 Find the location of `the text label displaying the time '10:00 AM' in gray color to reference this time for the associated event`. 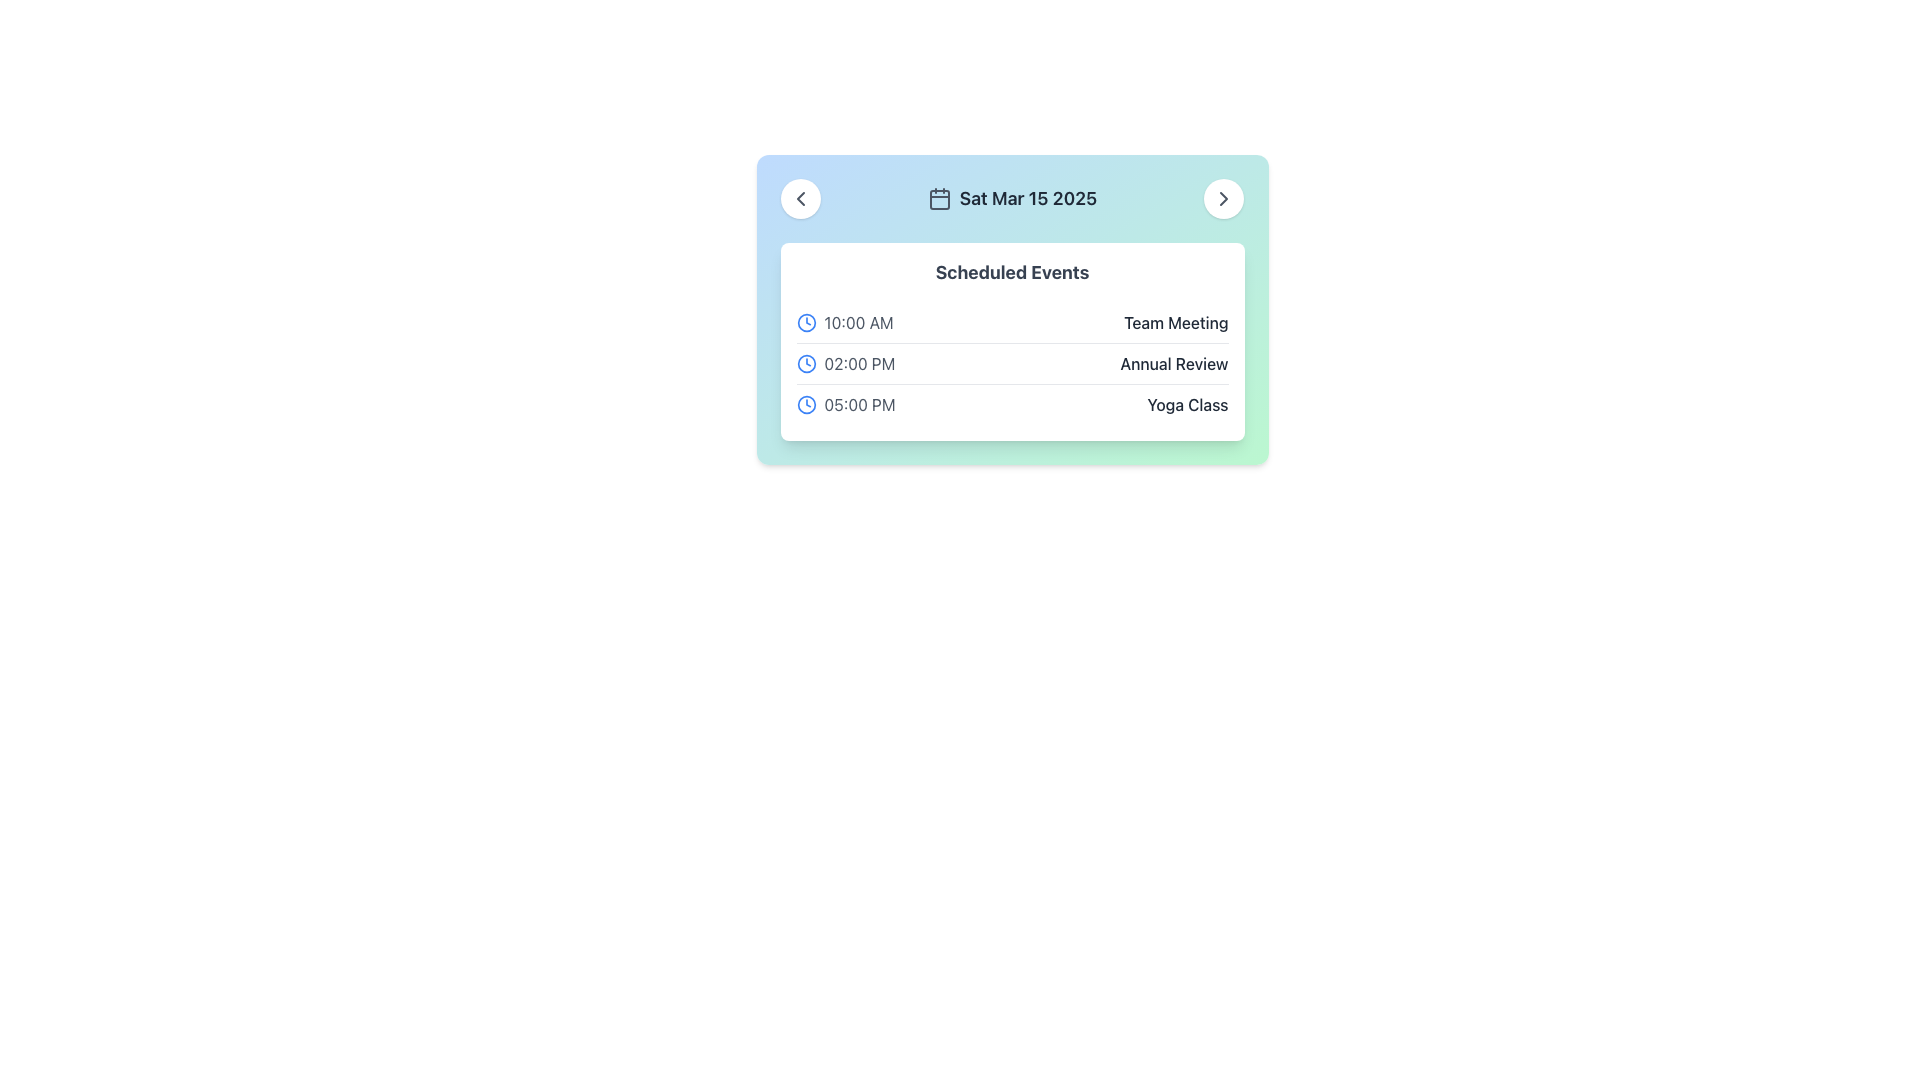

the text label displaying the time '10:00 AM' in gray color to reference this time for the associated event is located at coordinates (859, 322).